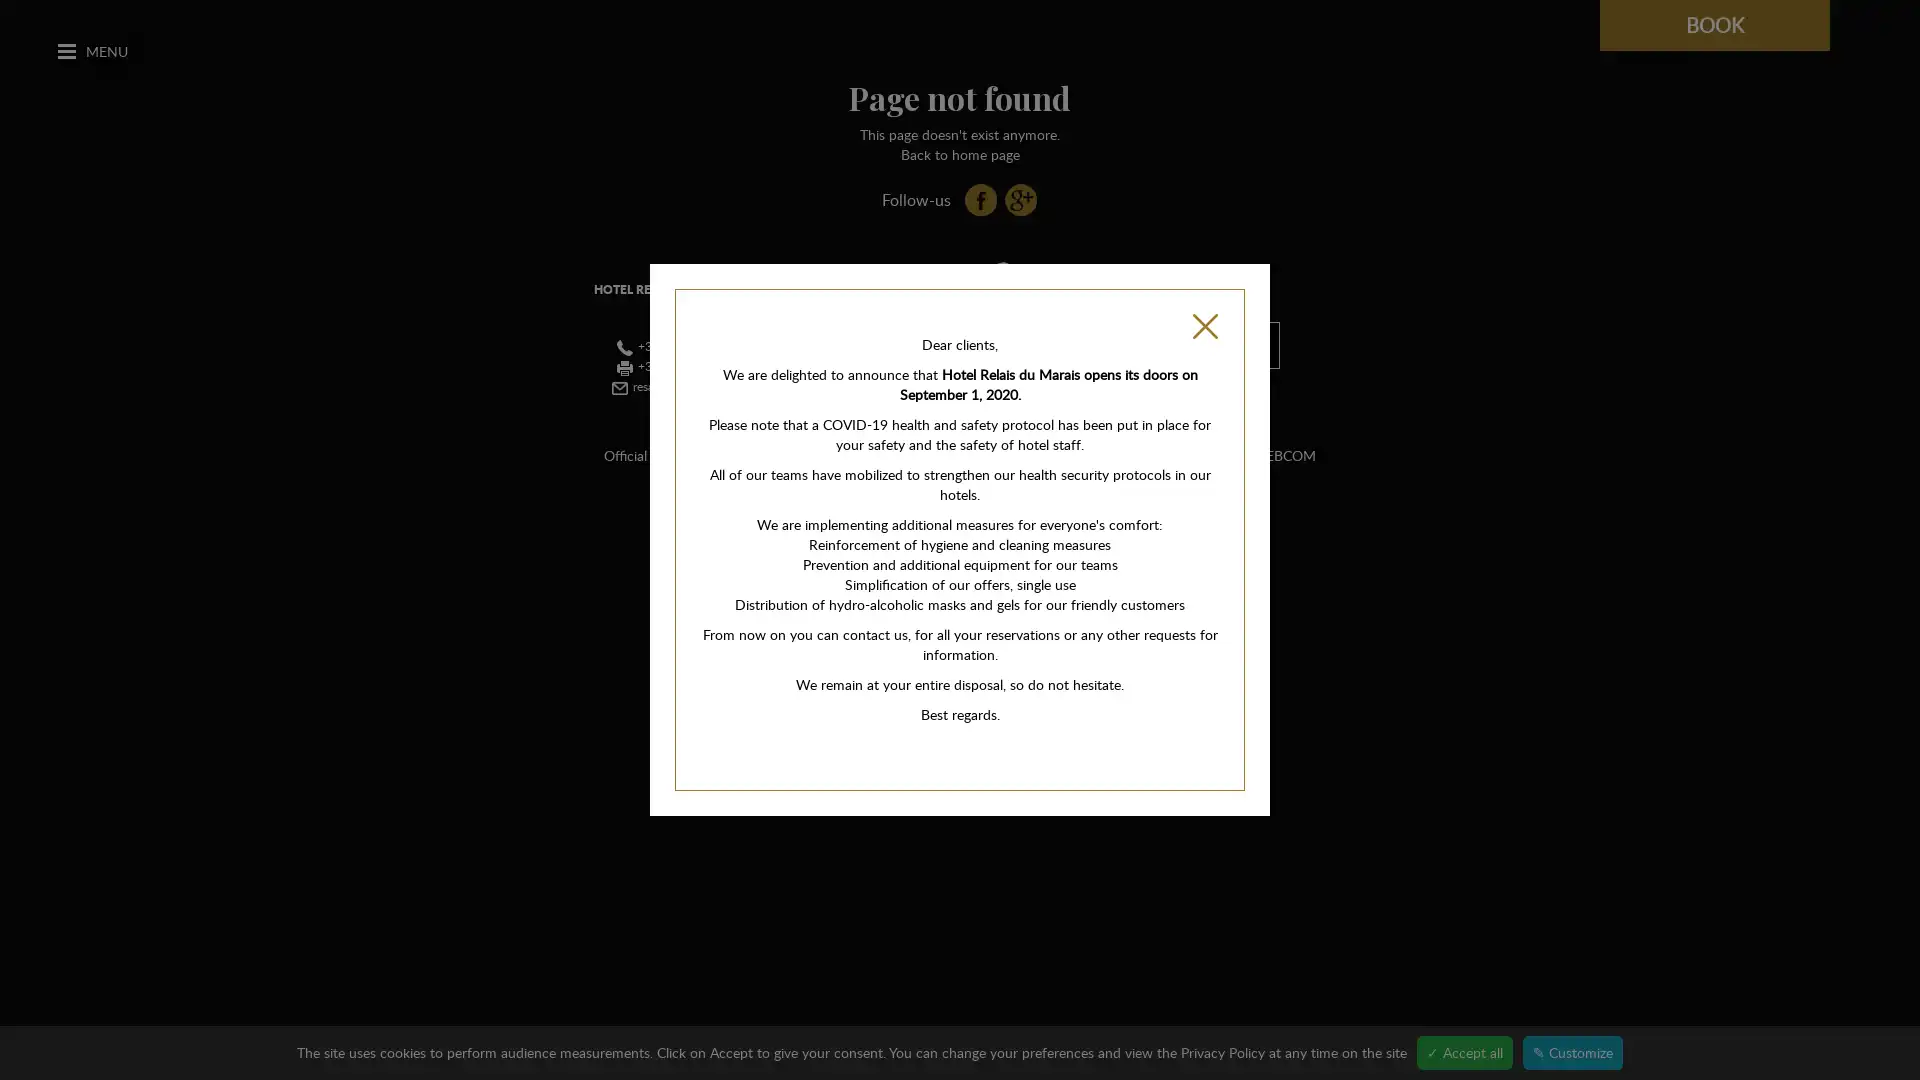 Image resolution: width=1920 pixels, height=1080 pixels. What do you see at coordinates (1464, 1052) in the screenshot?
I see `Accept all` at bounding box center [1464, 1052].